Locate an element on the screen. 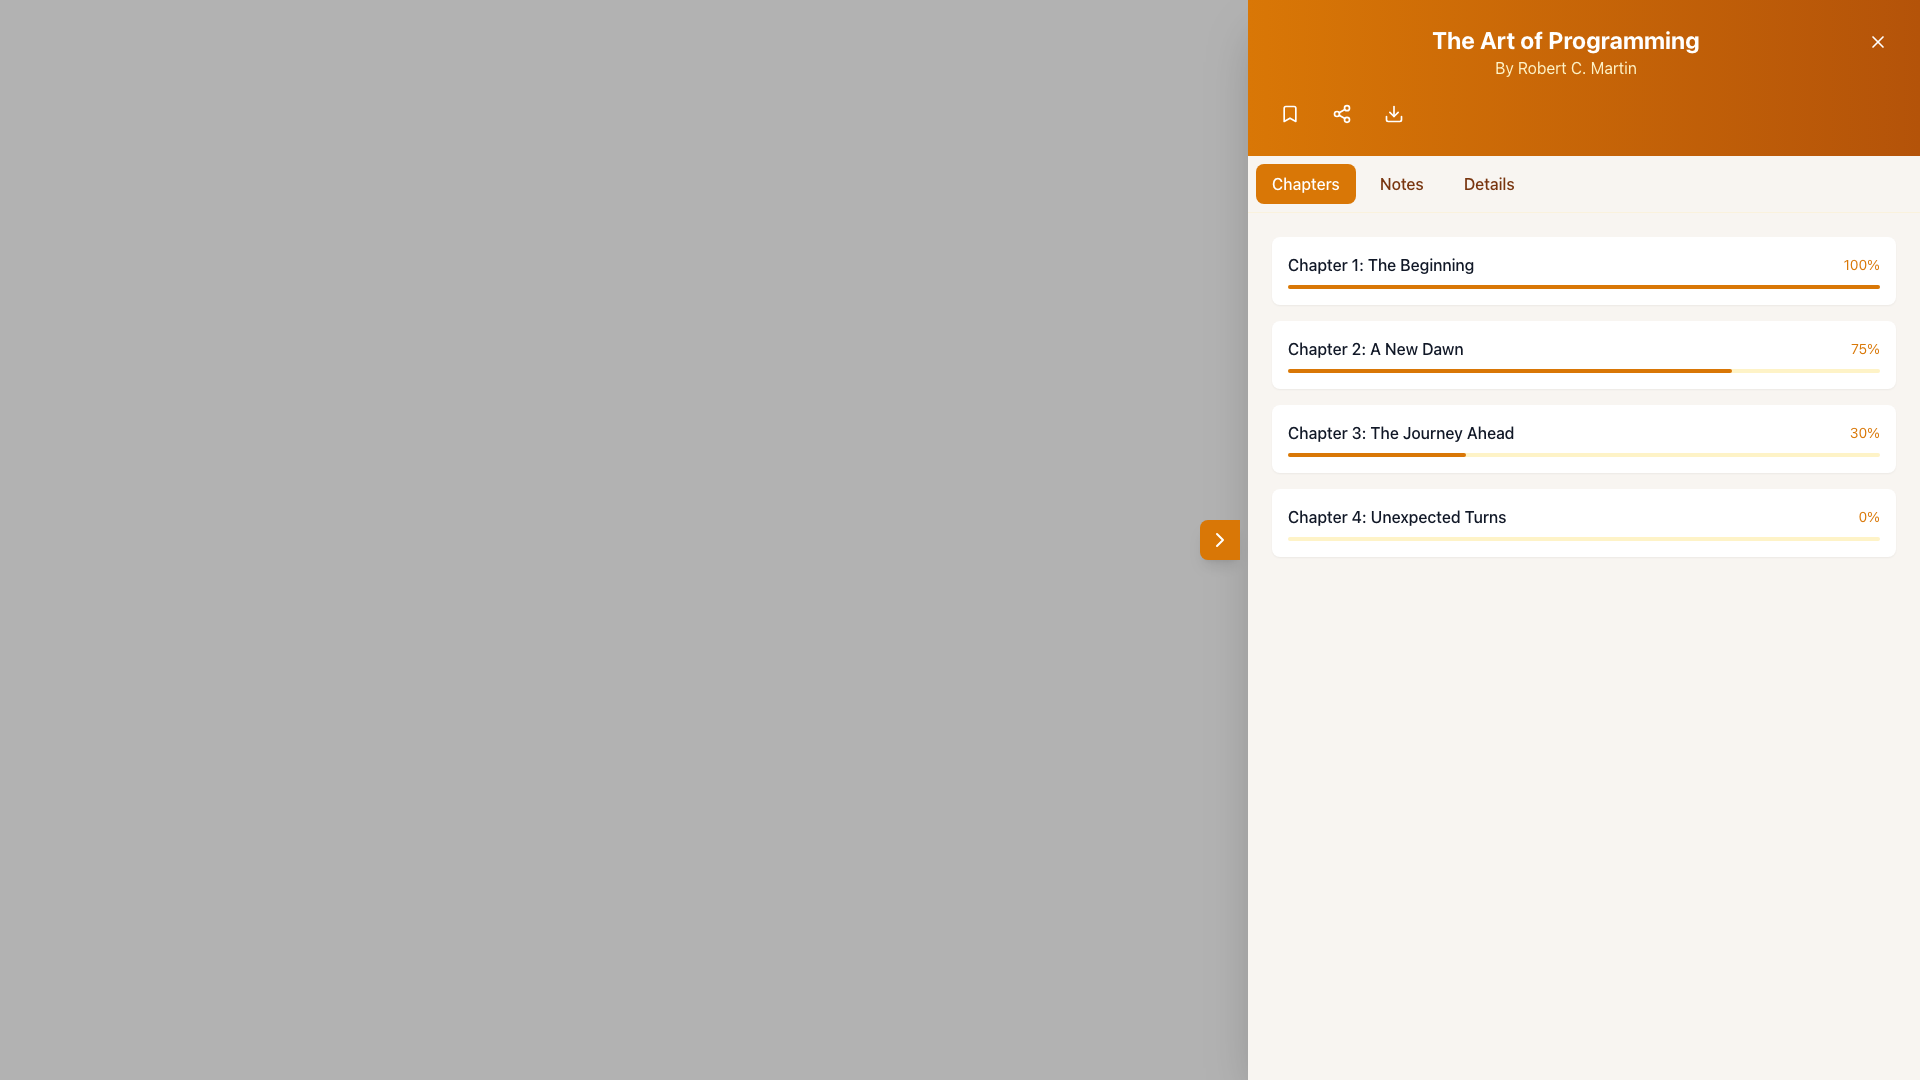 The image size is (1920, 1080). the orange share icon button located to the right of the header section labeled 'The Art of Programming' is located at coordinates (1342, 114).